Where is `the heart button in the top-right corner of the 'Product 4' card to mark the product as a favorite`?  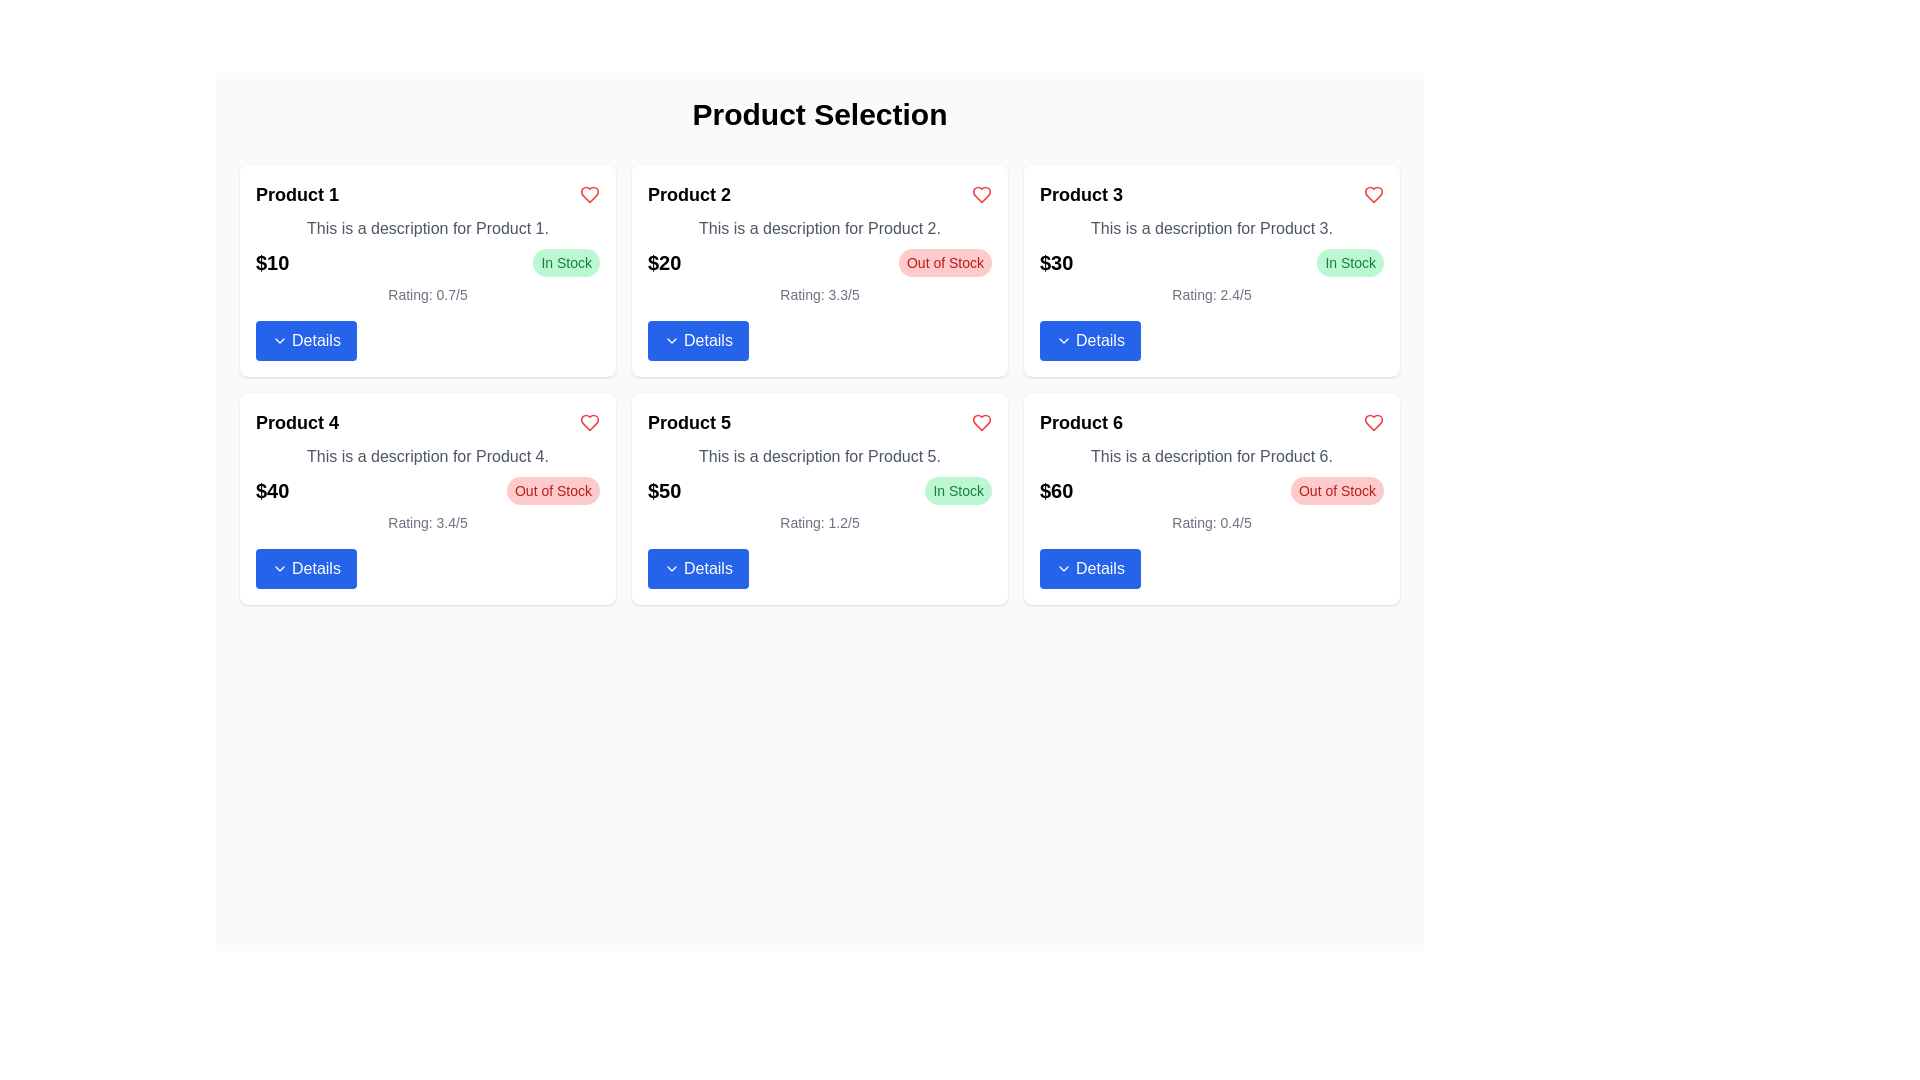
the heart button in the top-right corner of the 'Product 4' card to mark the product as a favorite is located at coordinates (589, 422).